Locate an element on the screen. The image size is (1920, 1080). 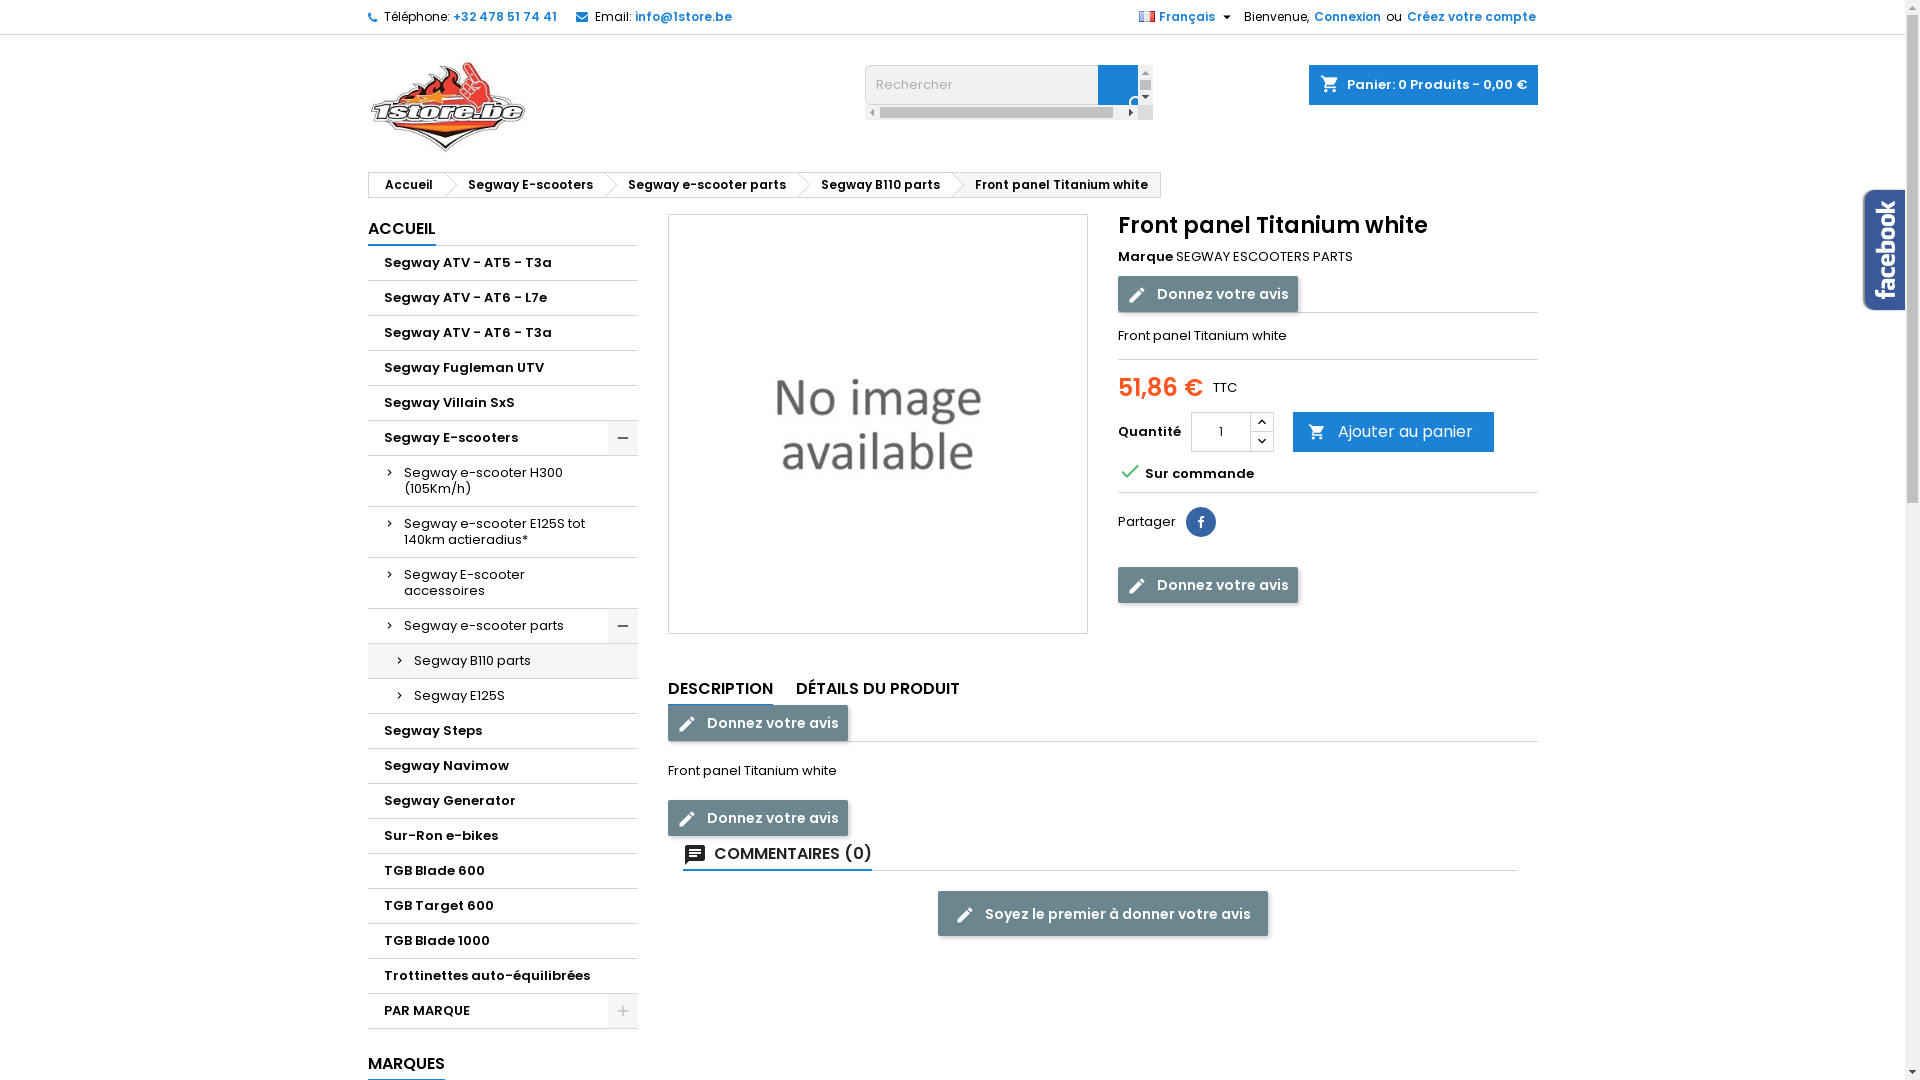
'Donnez votre avis' is located at coordinates (1207, 585).